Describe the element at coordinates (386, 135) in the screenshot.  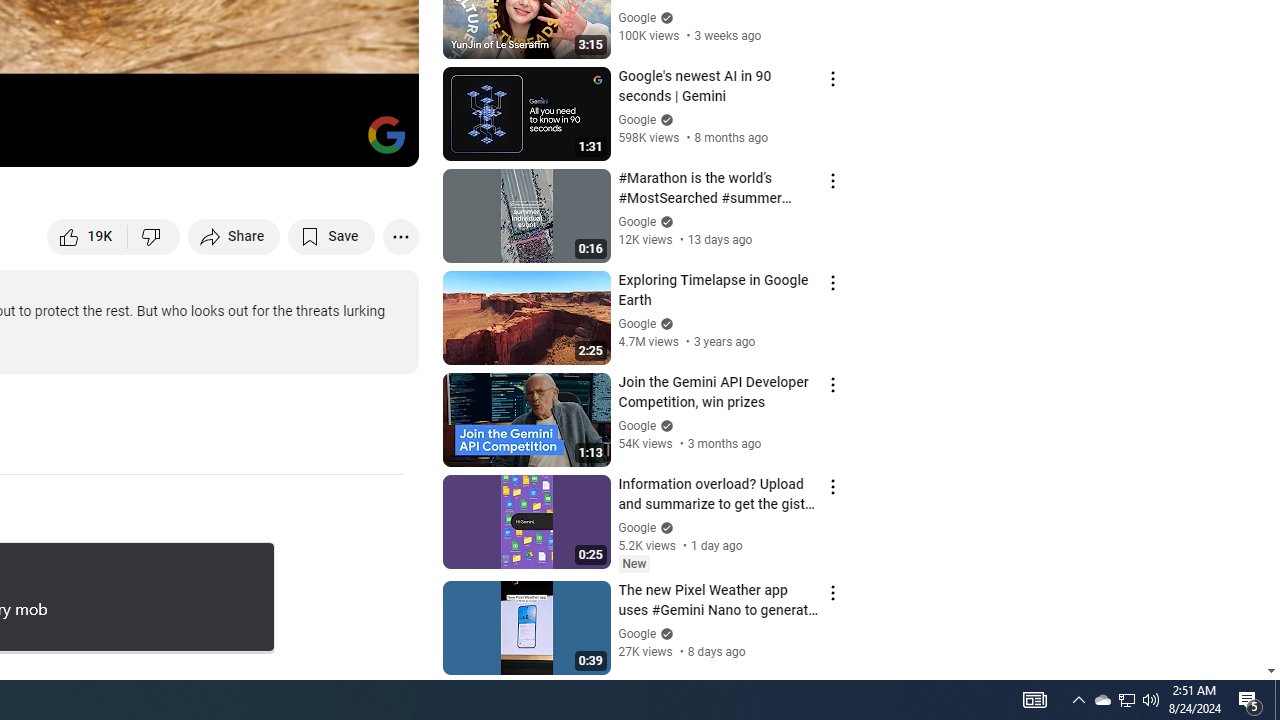
I see `'Channel watermark'` at that location.